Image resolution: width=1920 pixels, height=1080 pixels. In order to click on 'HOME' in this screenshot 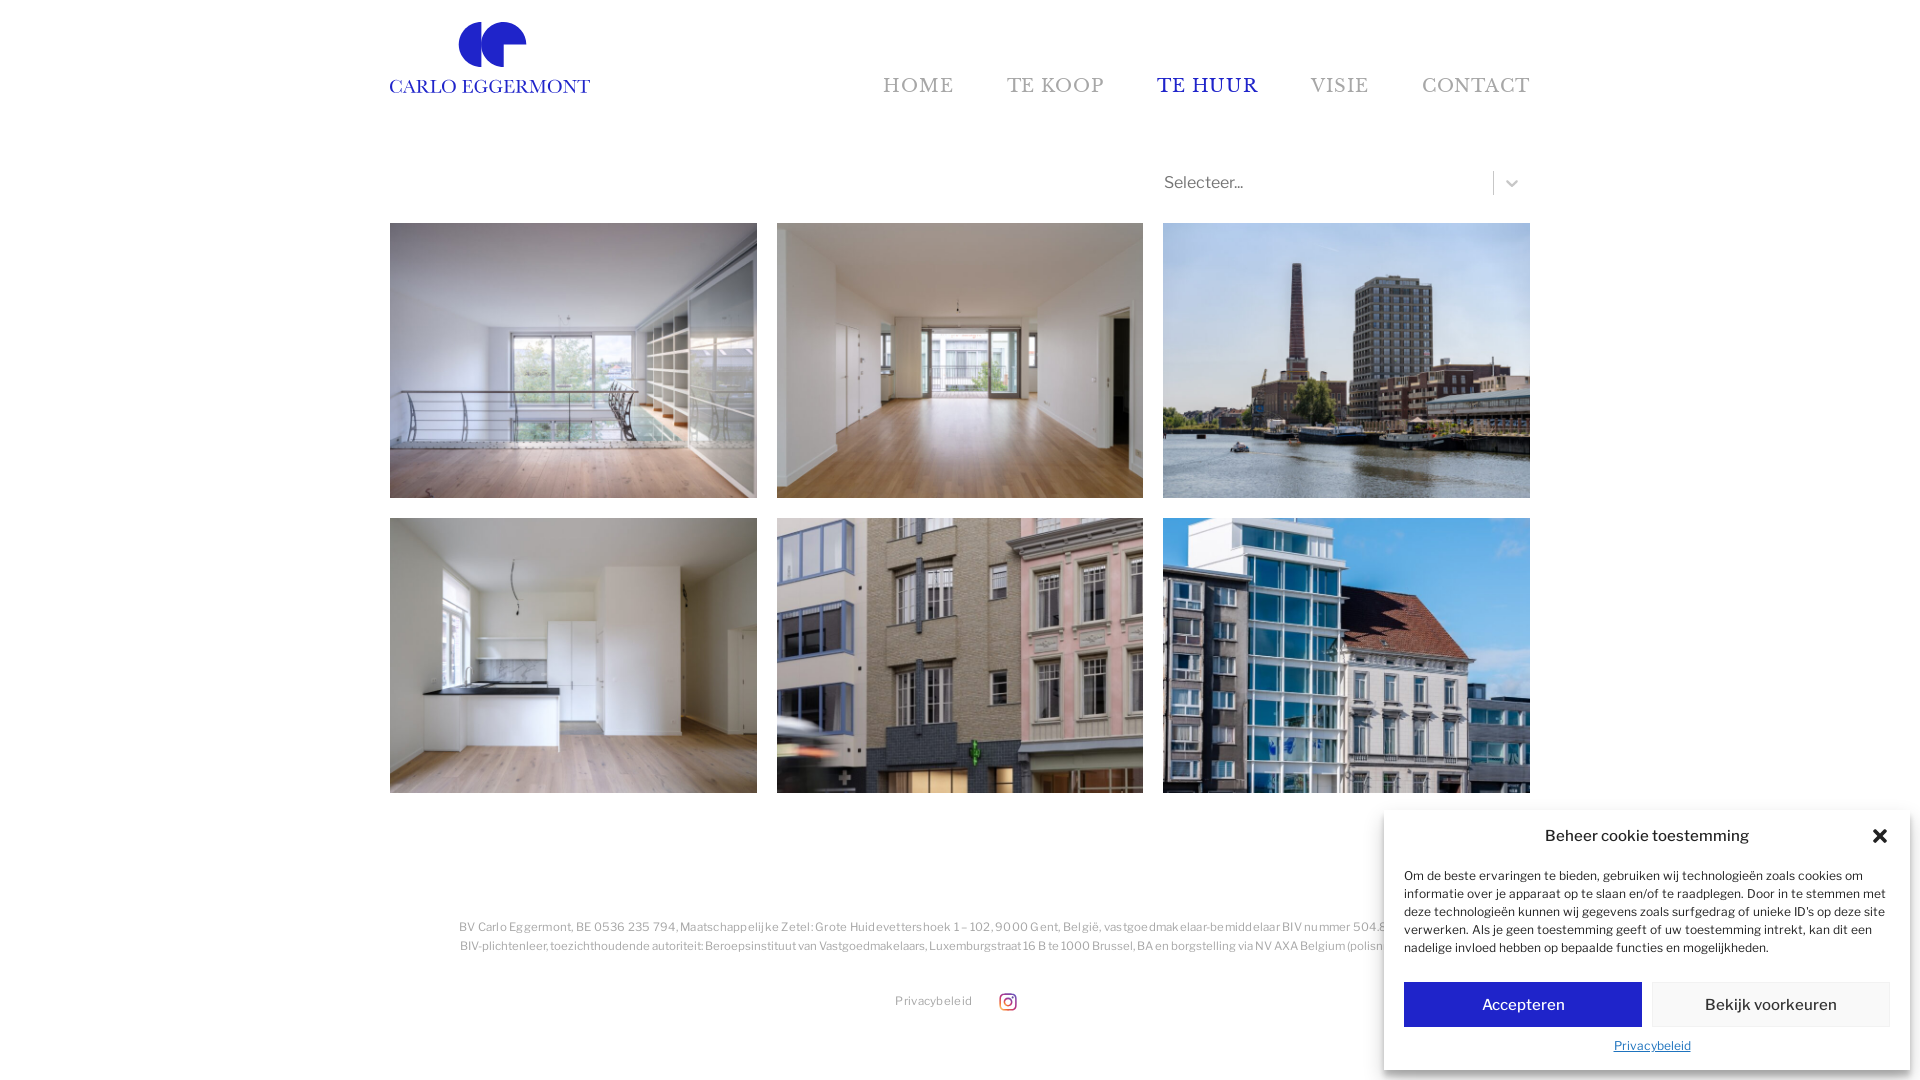, I will do `click(917, 84)`.